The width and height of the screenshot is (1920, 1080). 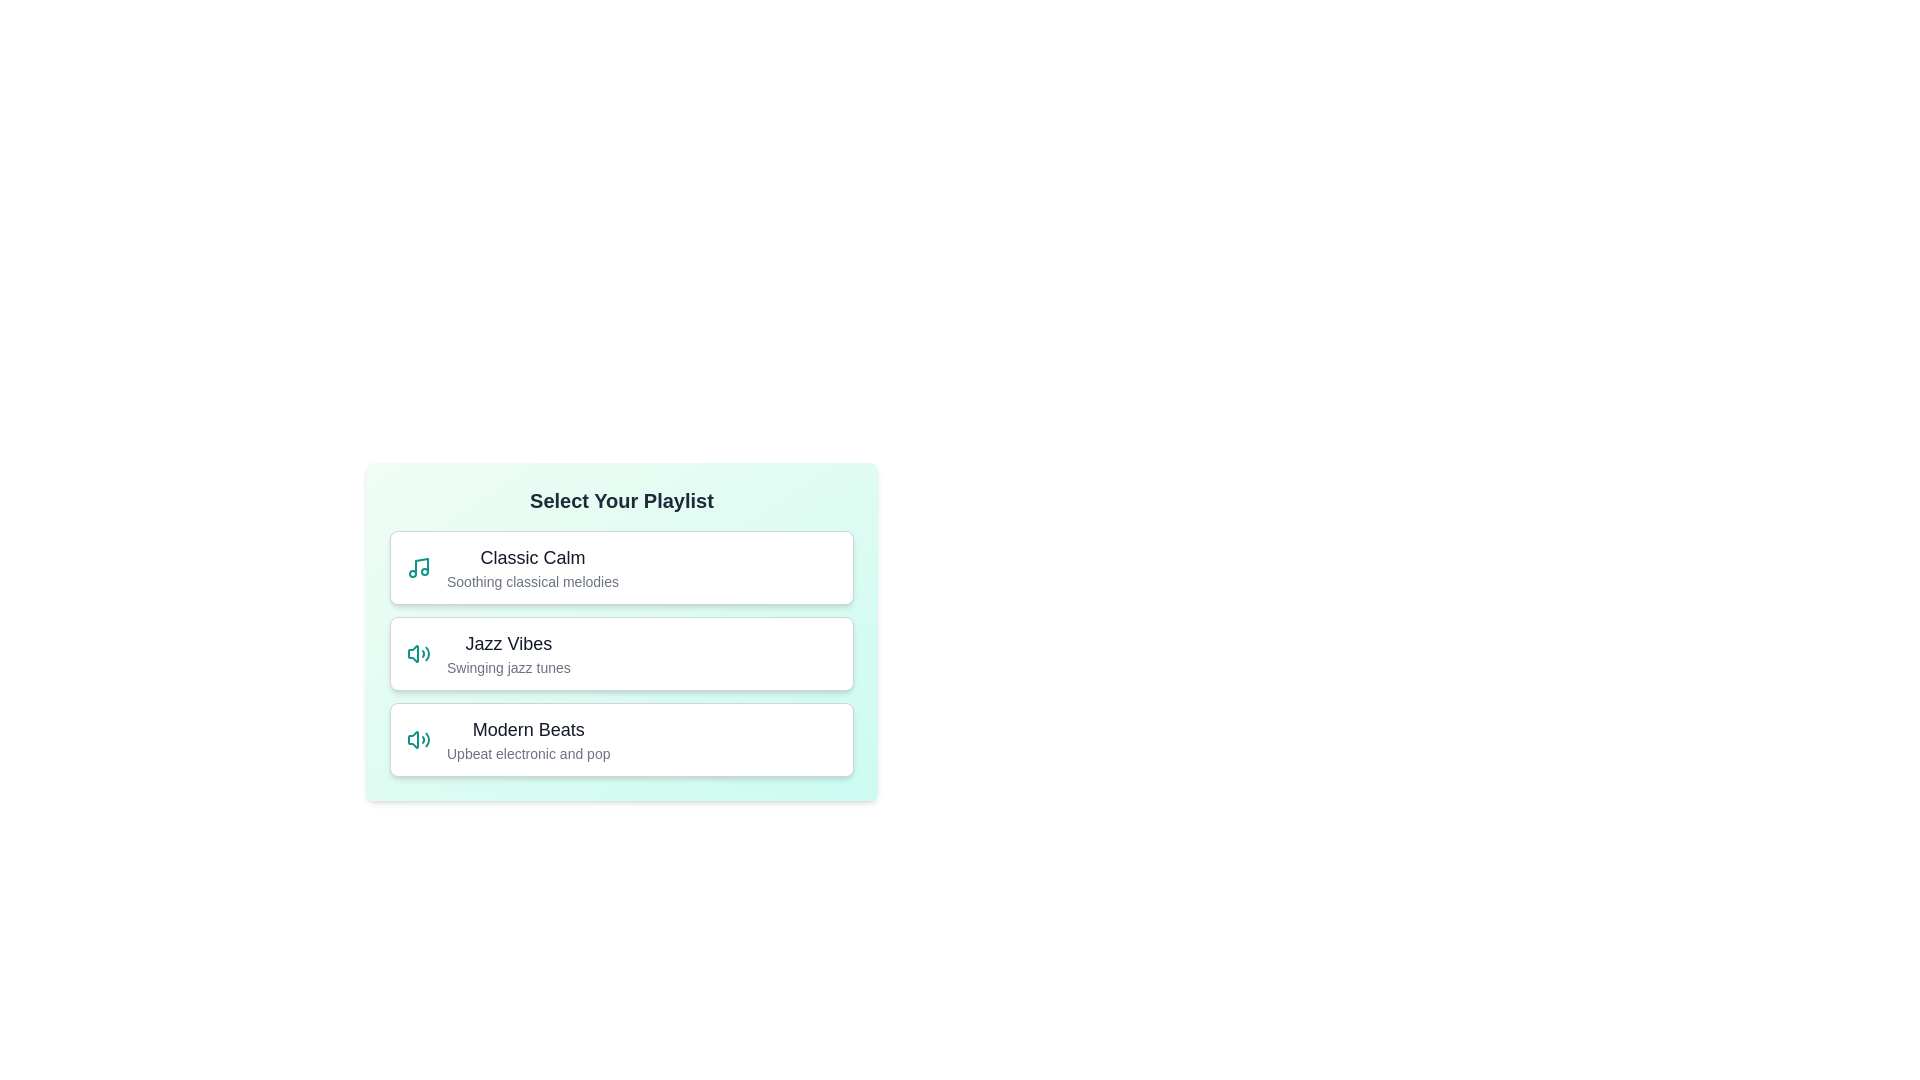 I want to click on the 'Jazz Vibes' selection card, which is the second option in the playlist selection list, so click(x=621, y=654).